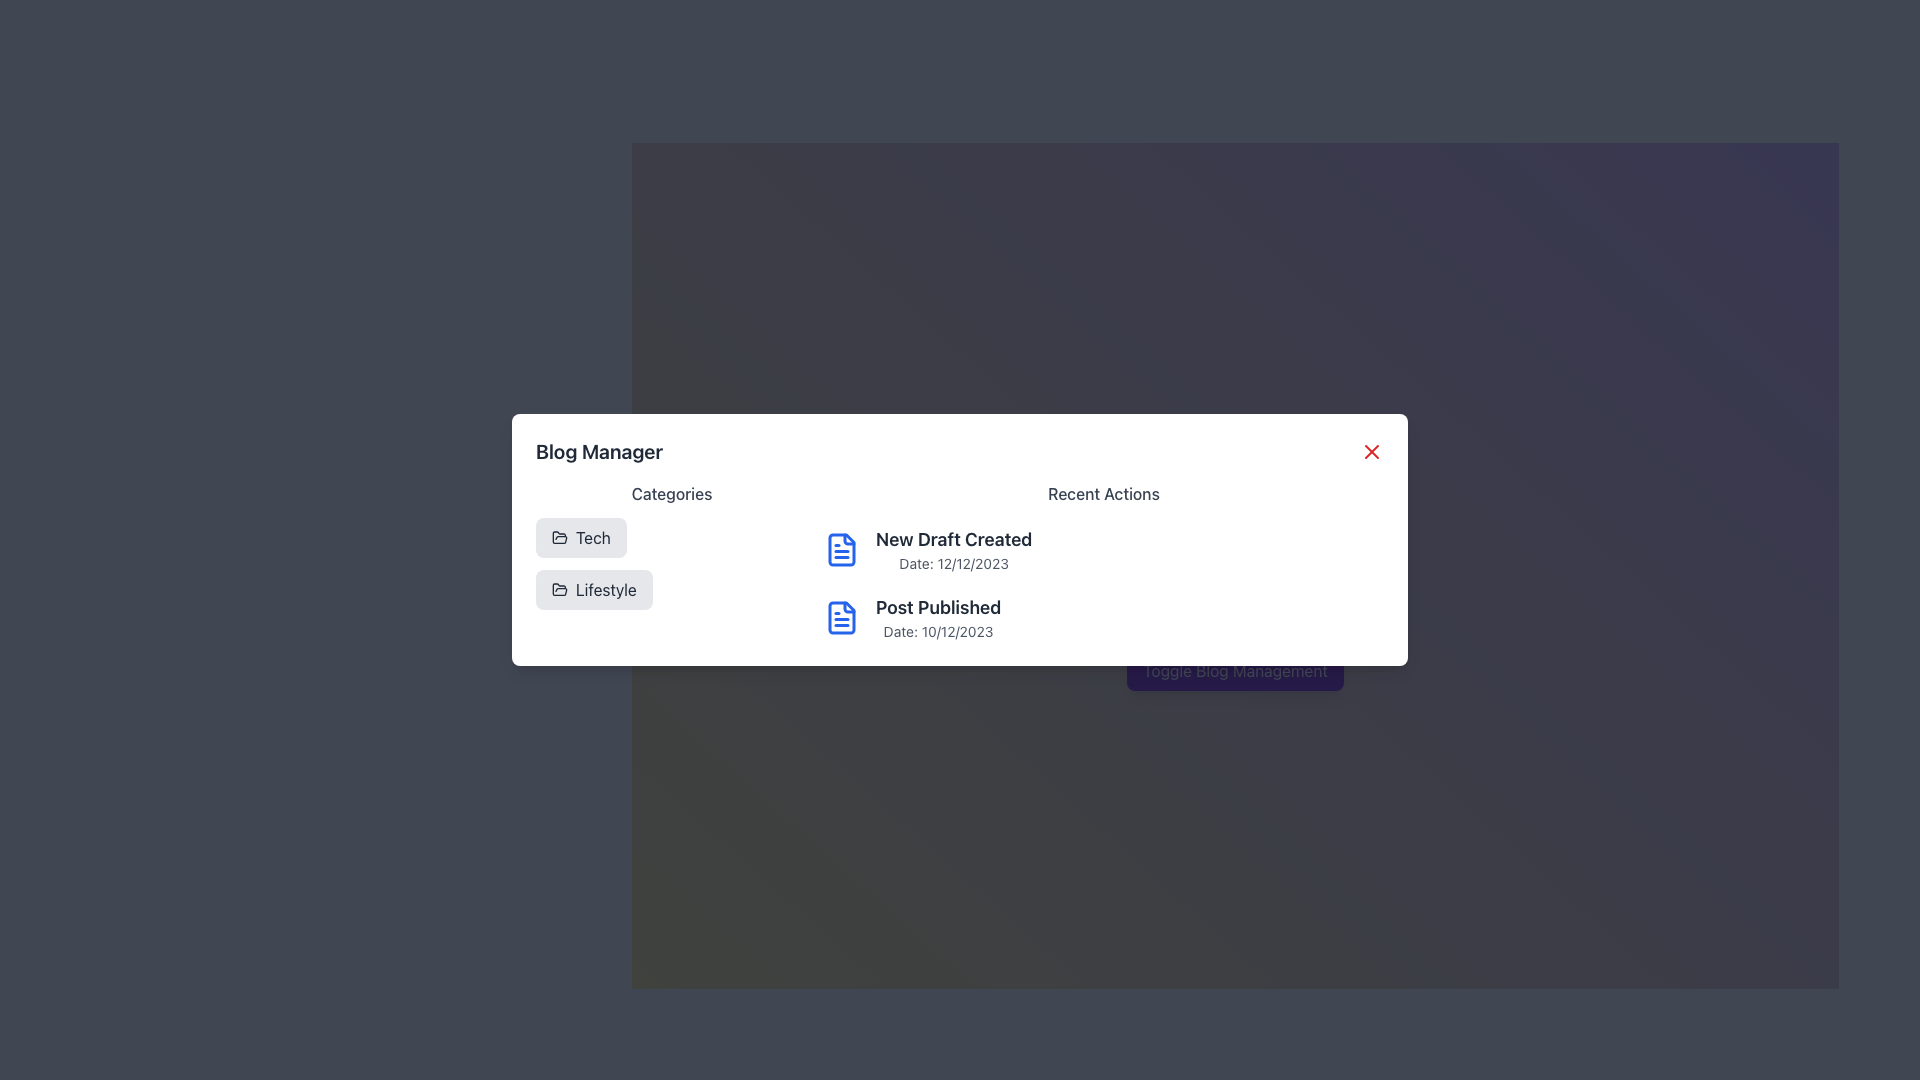 The width and height of the screenshot is (1920, 1080). I want to click on the title header in the 'Recent Actions' section that indicates the creation of a new draft, positioned above the 'Date: 12/12/2023' text and to the right of the document icon, so click(953, 540).